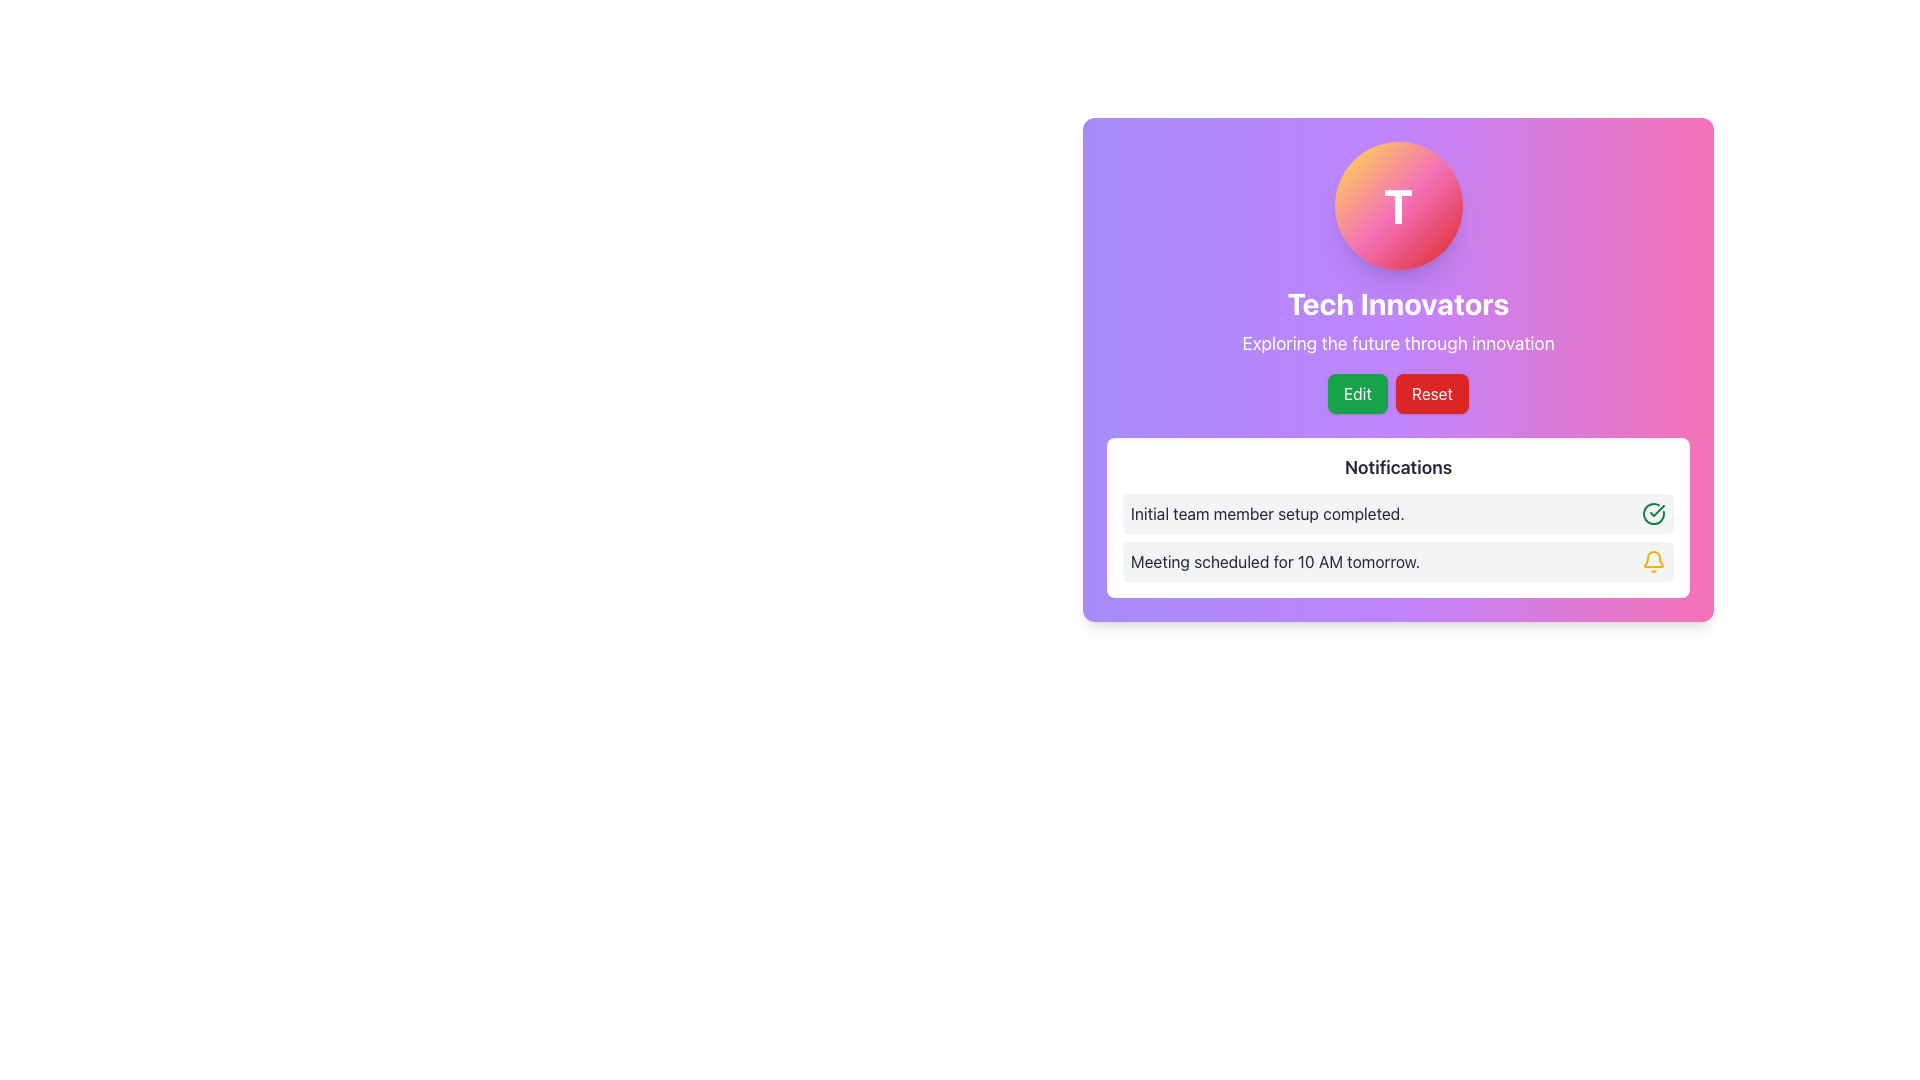  I want to click on the first notification message in the 'Notifications' section, indicating that the initial team member setup has been successfully completed, so click(1397, 512).